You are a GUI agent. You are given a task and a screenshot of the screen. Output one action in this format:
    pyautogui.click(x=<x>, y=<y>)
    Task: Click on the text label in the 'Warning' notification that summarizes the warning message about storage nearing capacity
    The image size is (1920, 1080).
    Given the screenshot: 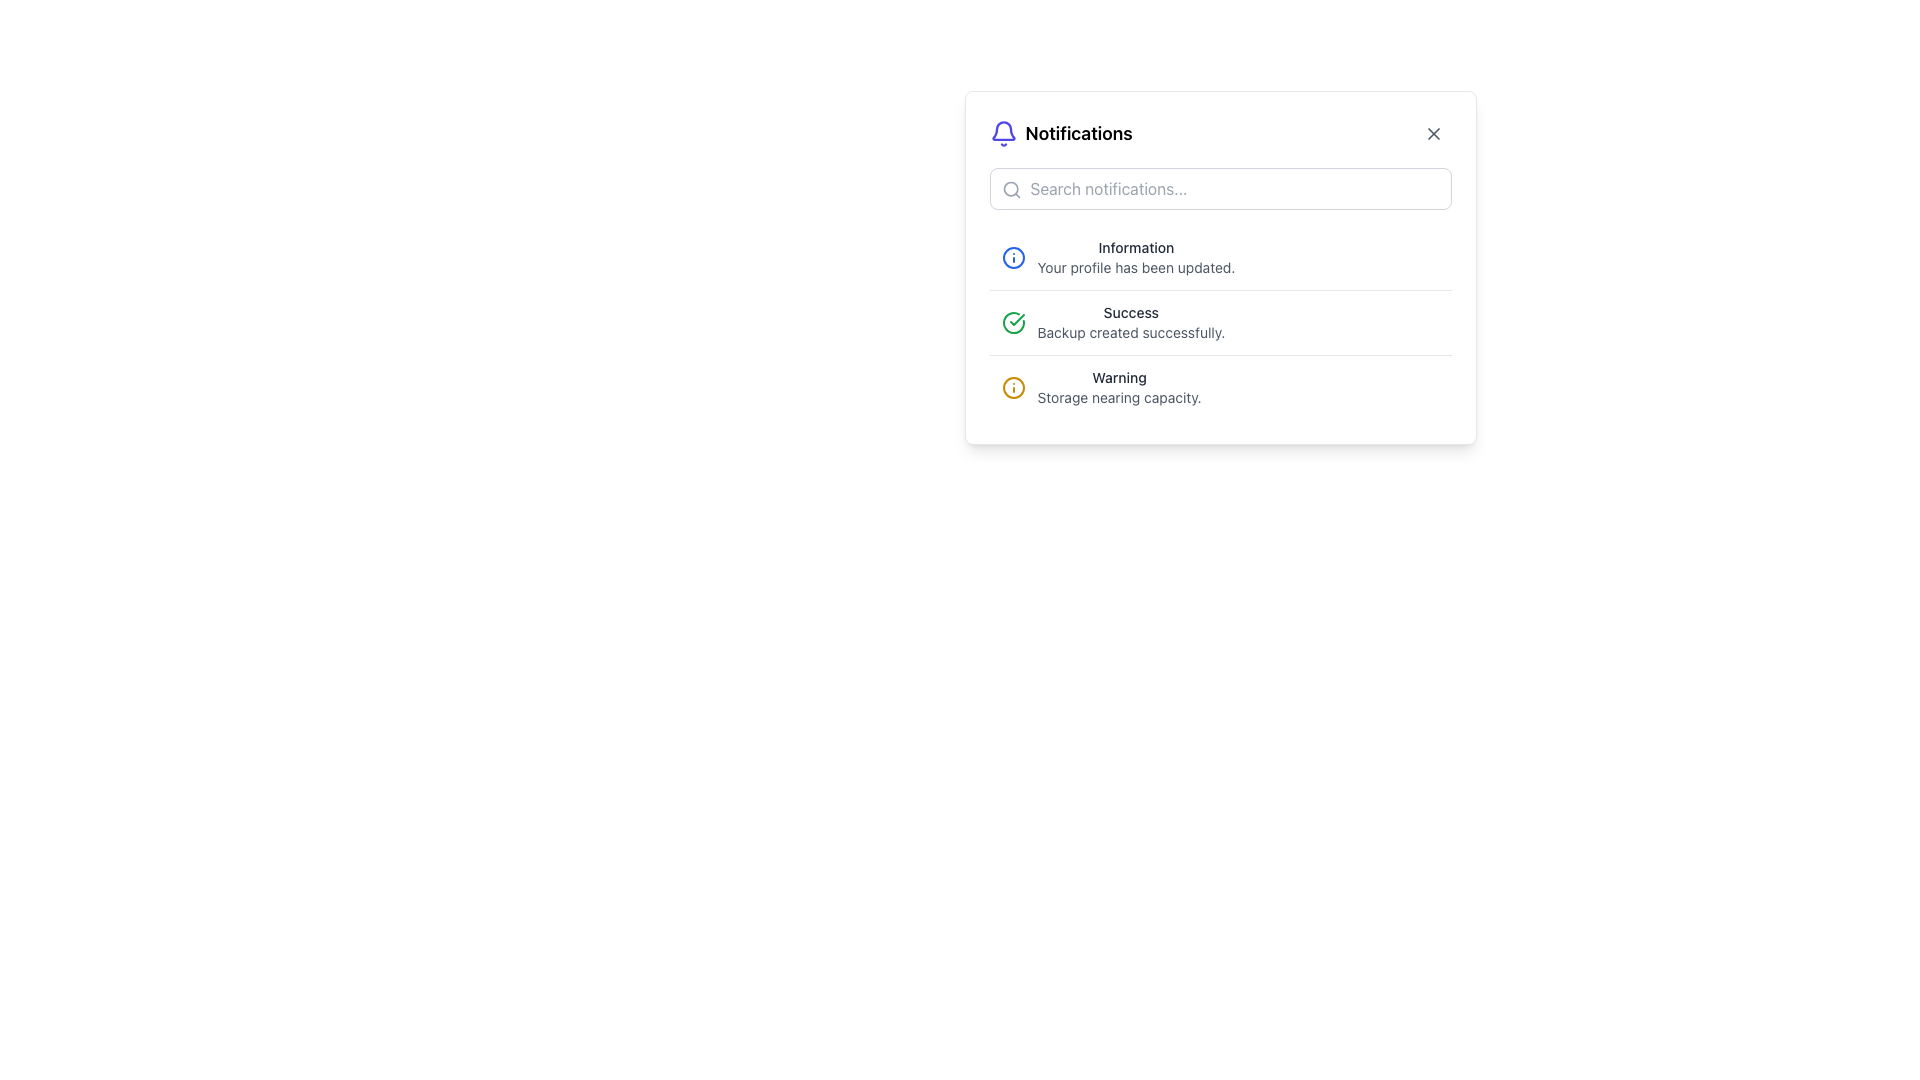 What is the action you would take?
    pyautogui.click(x=1118, y=378)
    